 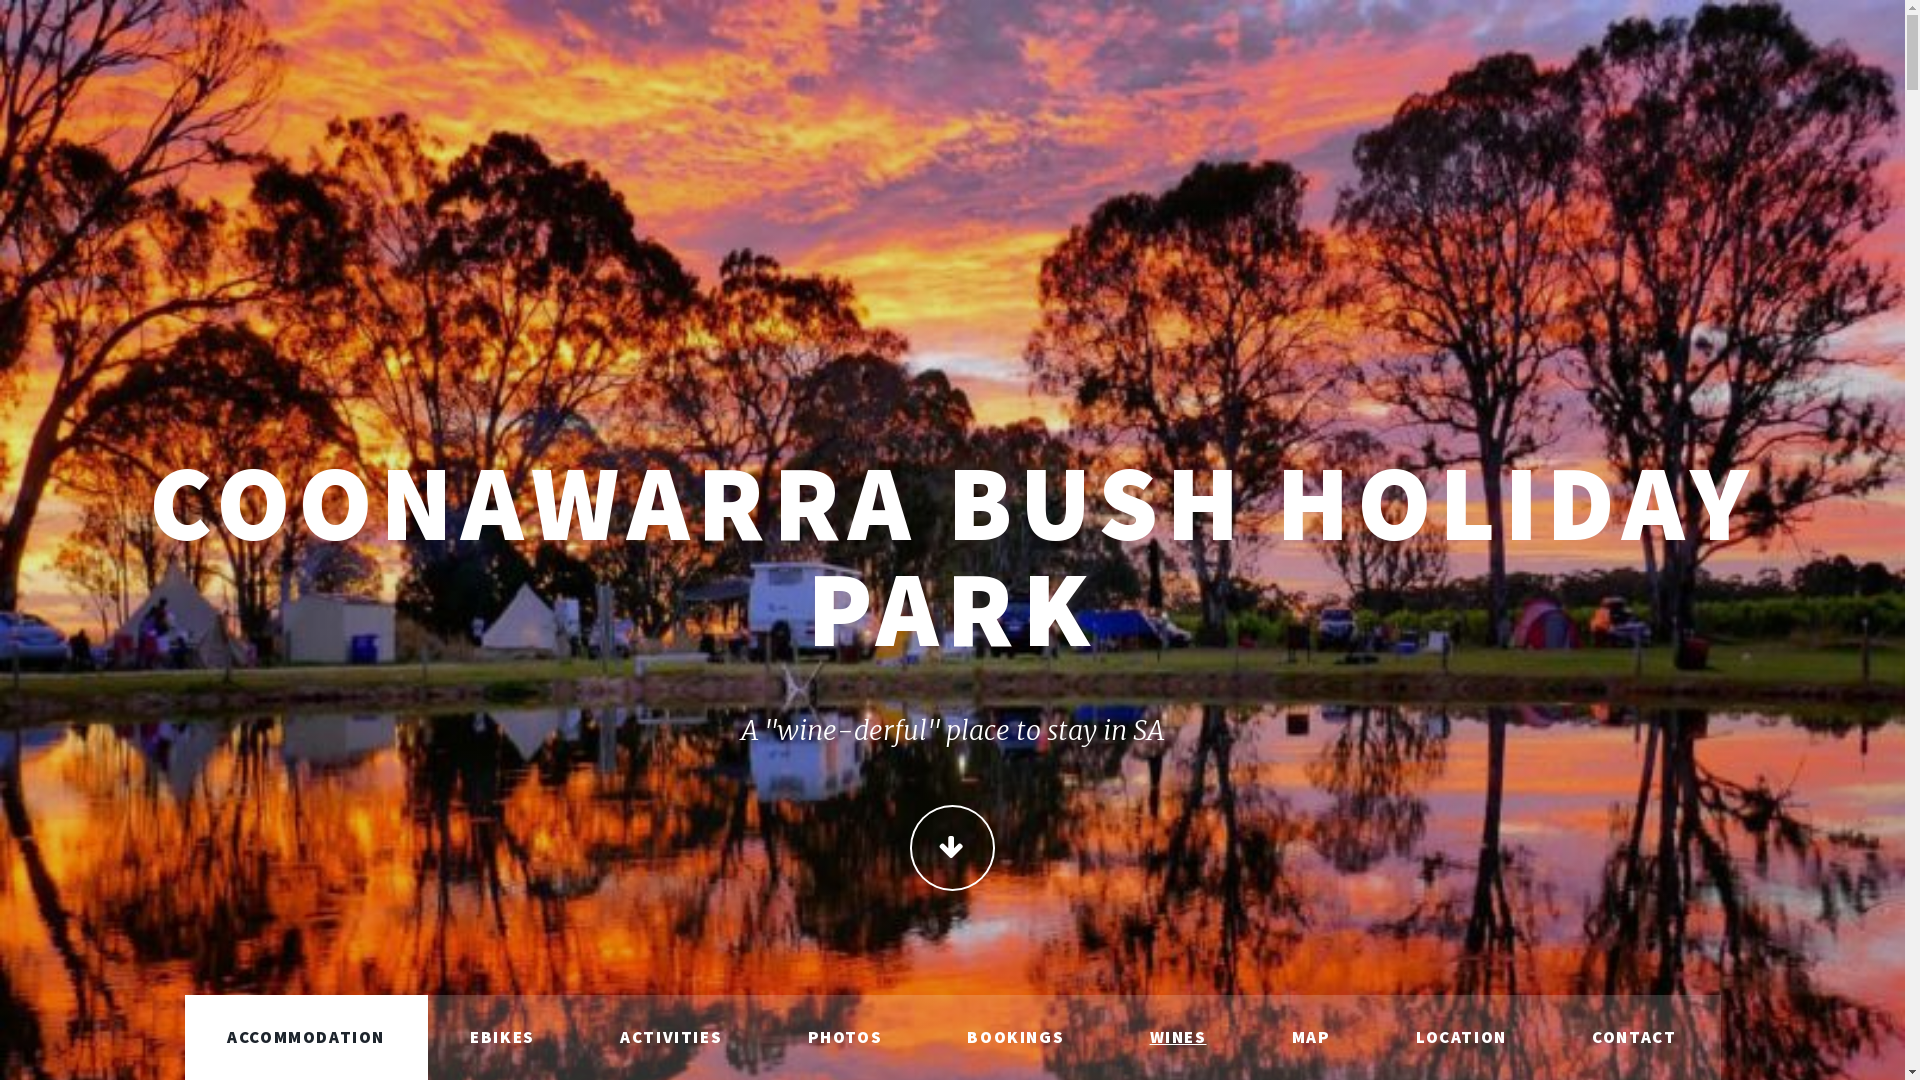 I want to click on 'CONTINUE', so click(x=951, y=847).